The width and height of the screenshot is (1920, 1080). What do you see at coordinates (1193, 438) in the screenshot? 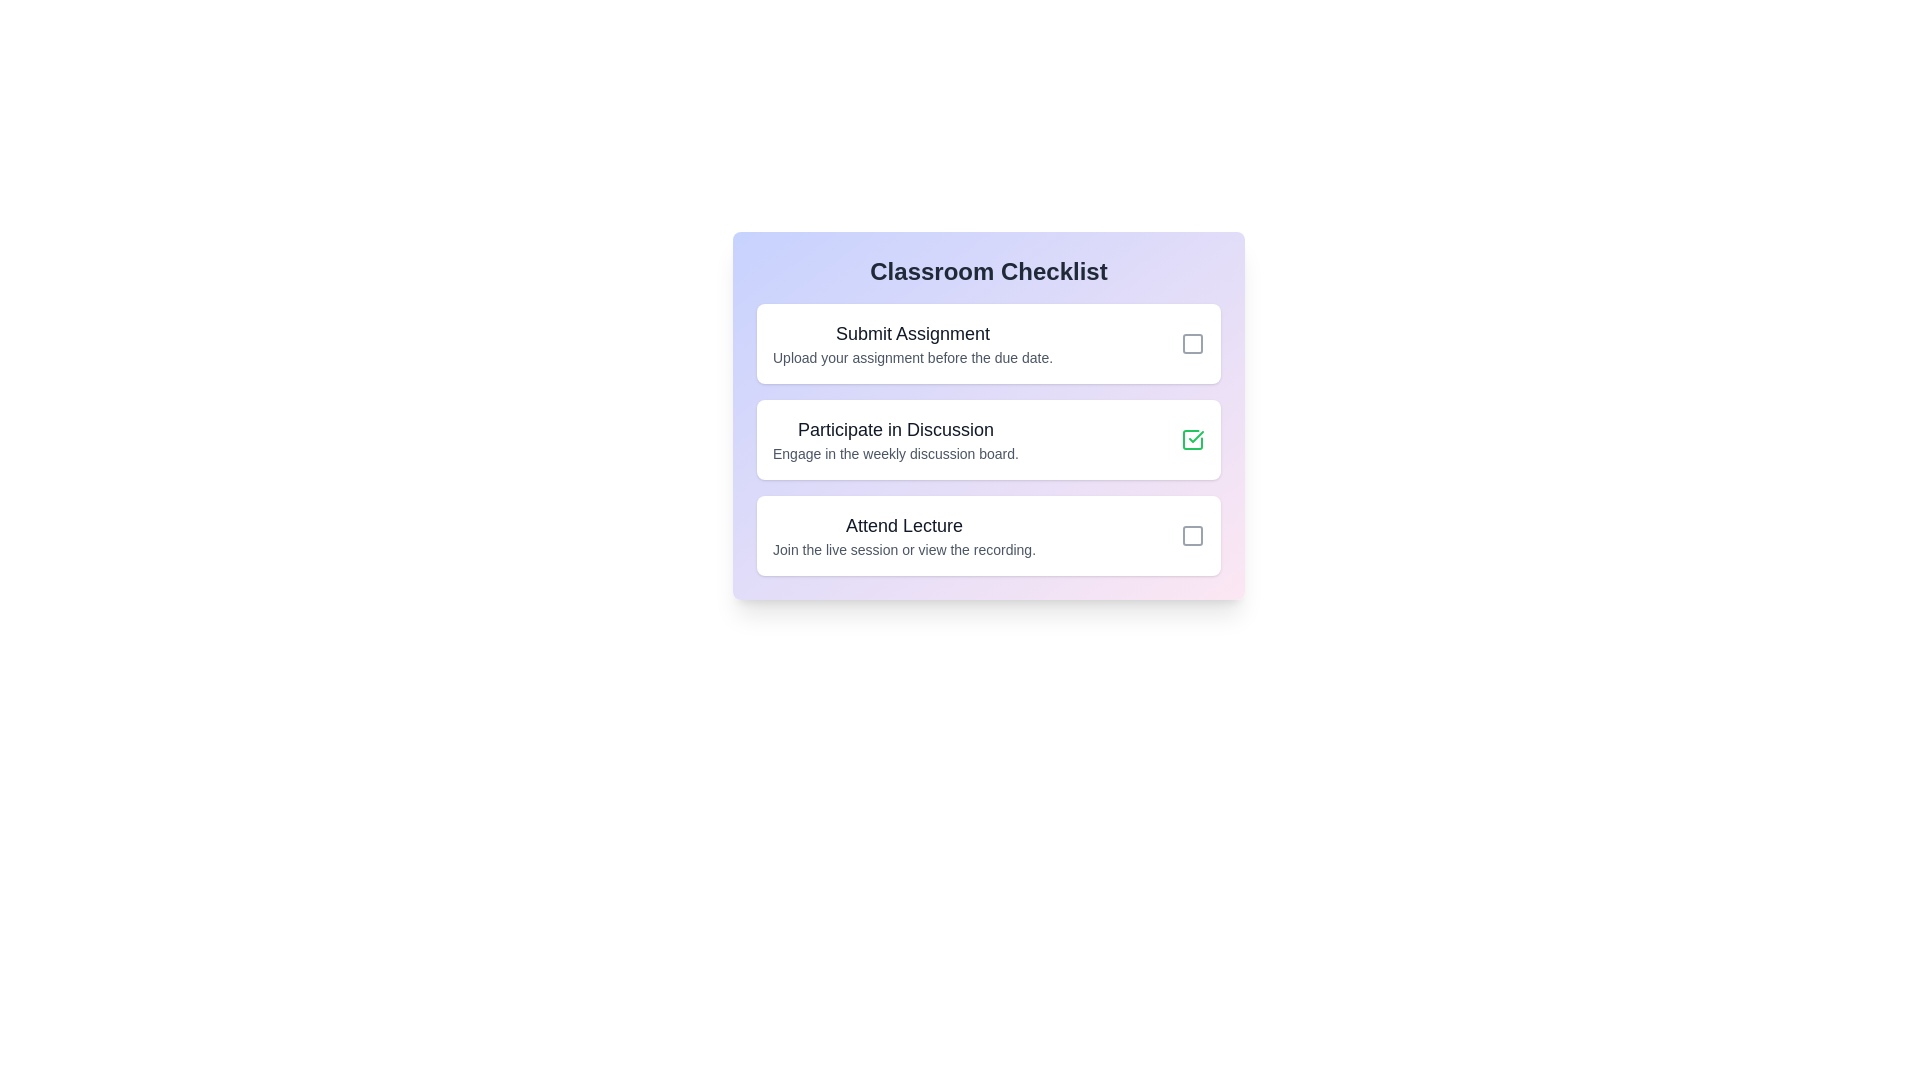
I see `the checkbox for the task 'Participate in Discussion'` at bounding box center [1193, 438].